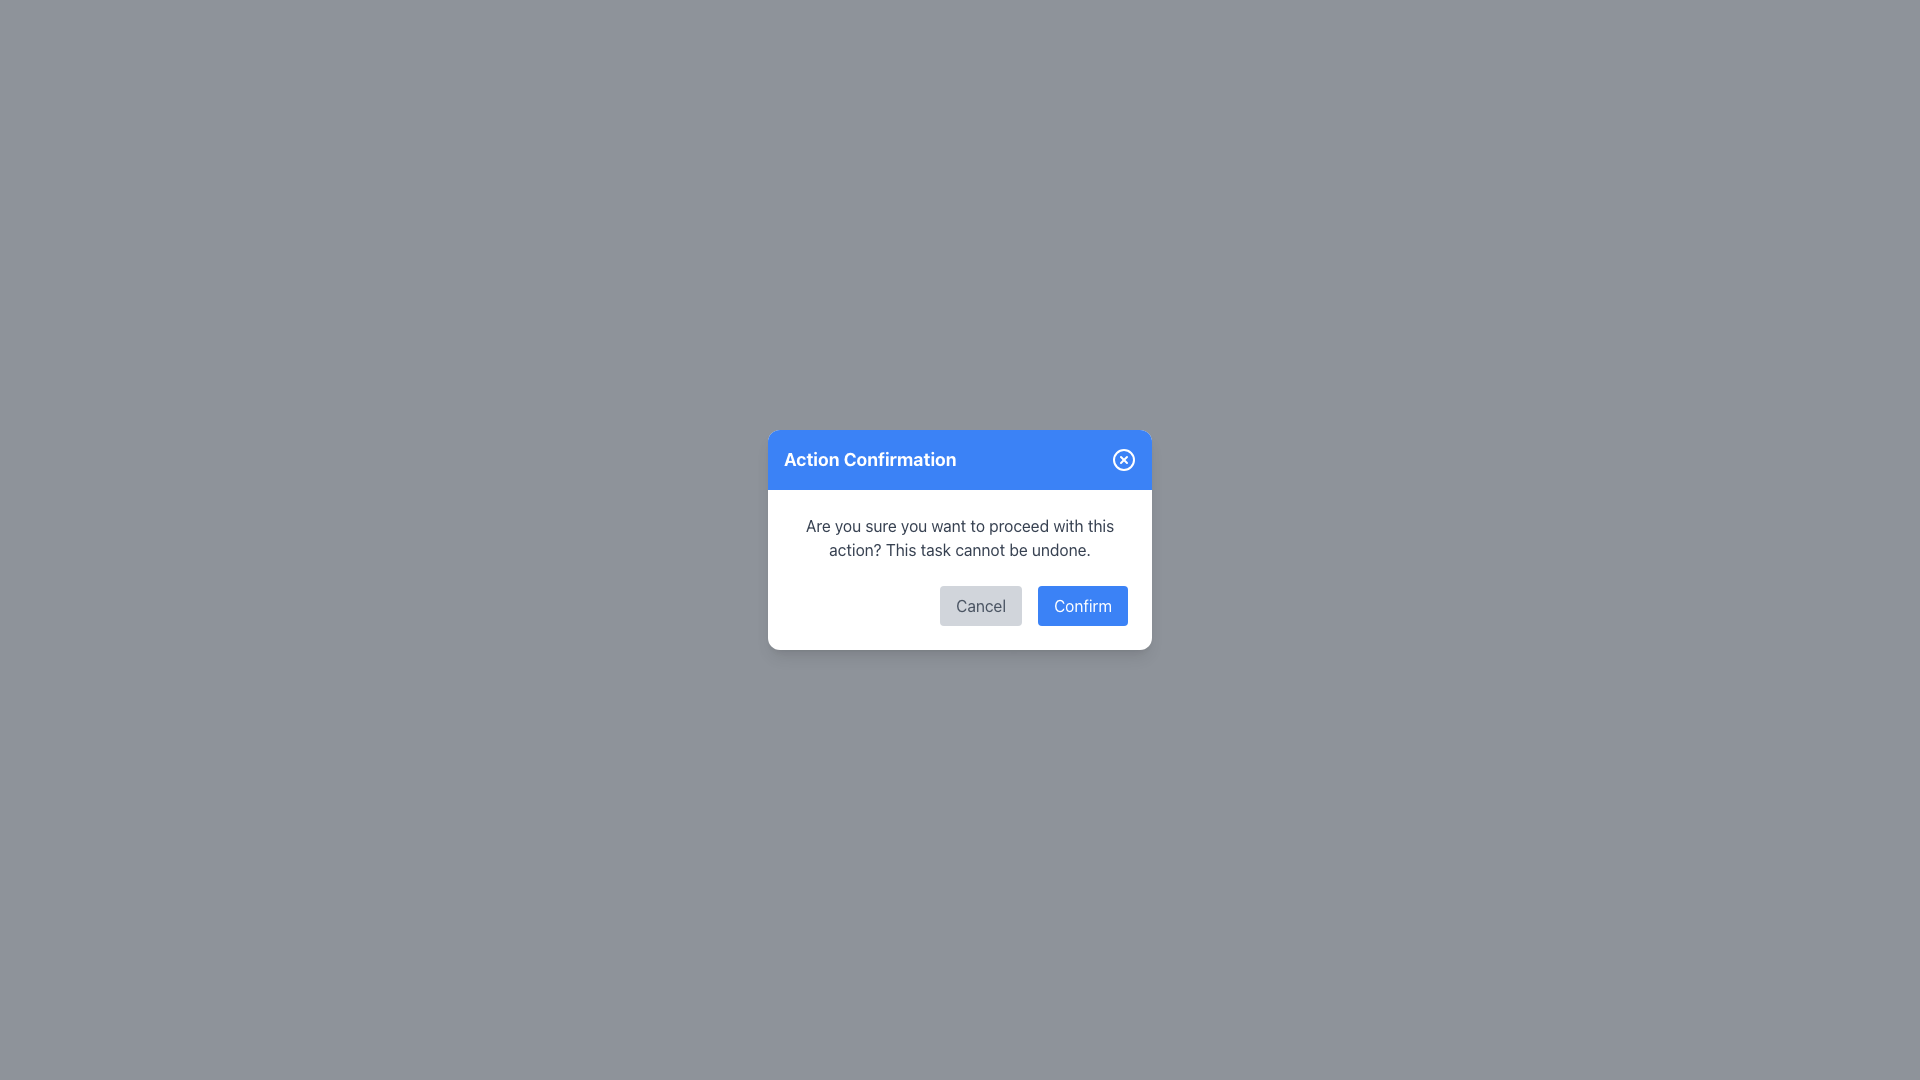  I want to click on the circular close icon with a cross mark located at the top right corner of the 'Action Confirmation' dialog window, so click(1123, 459).